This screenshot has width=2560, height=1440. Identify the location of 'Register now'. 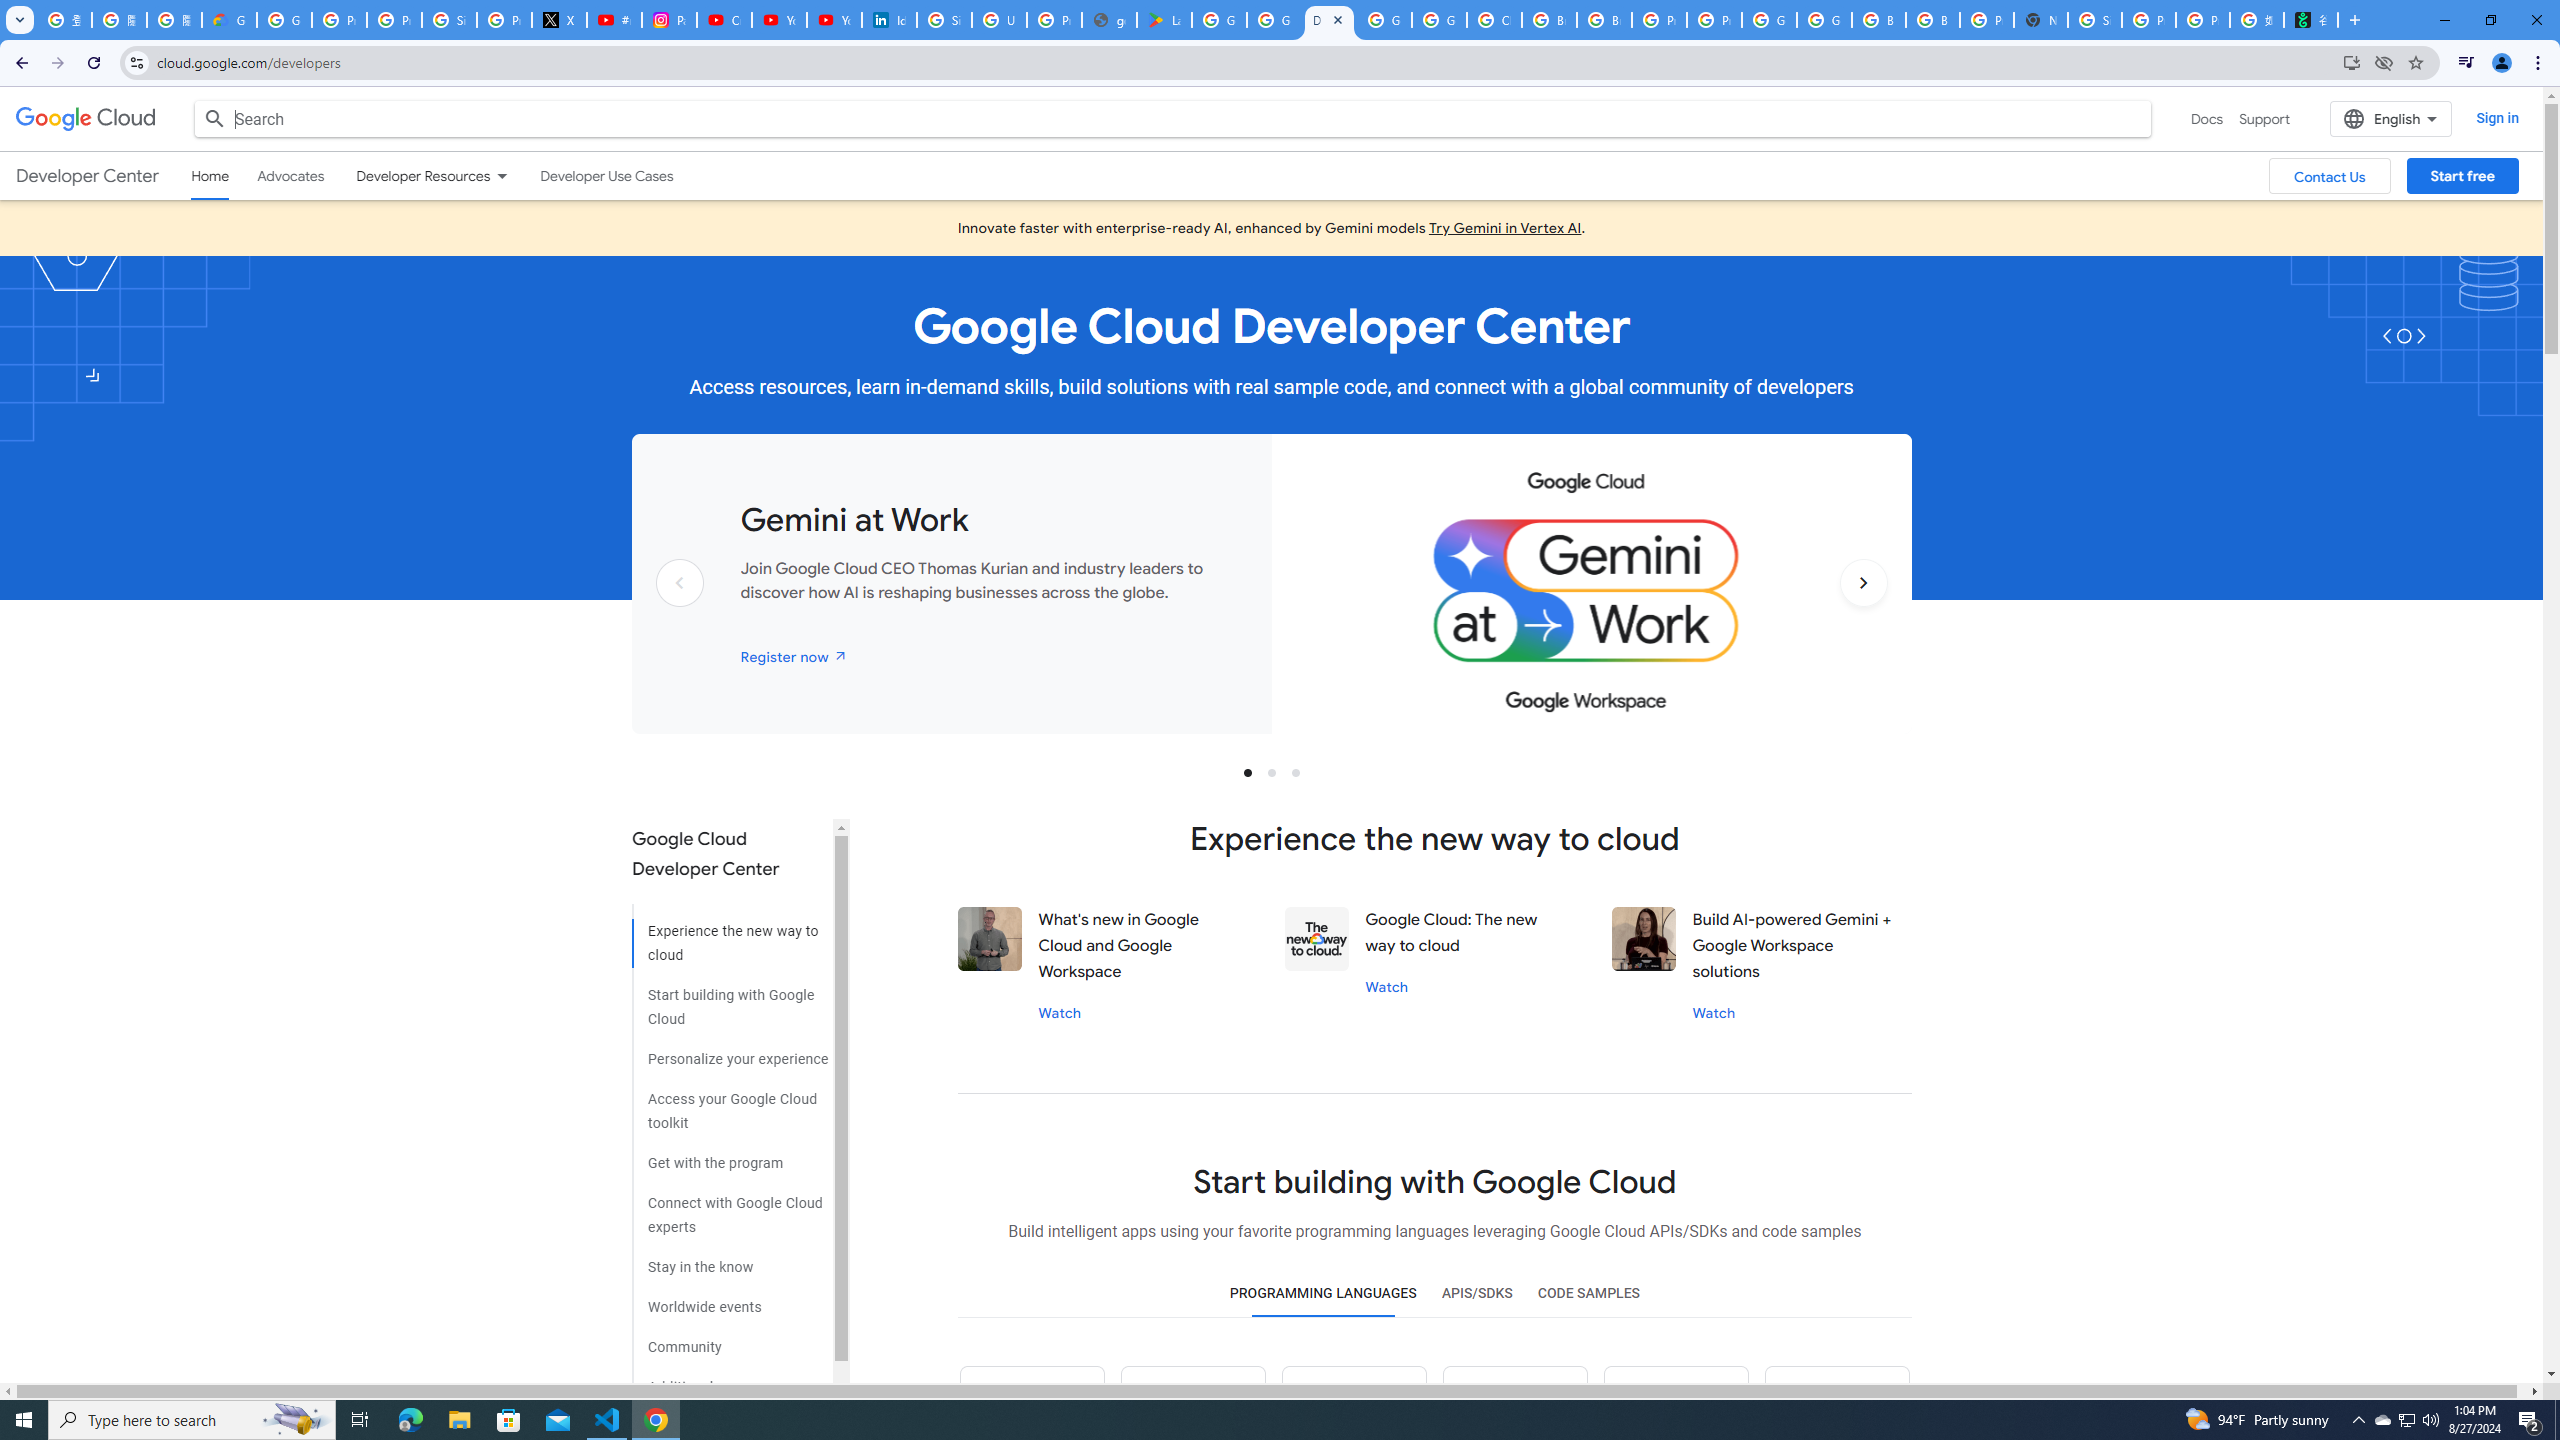
(794, 654).